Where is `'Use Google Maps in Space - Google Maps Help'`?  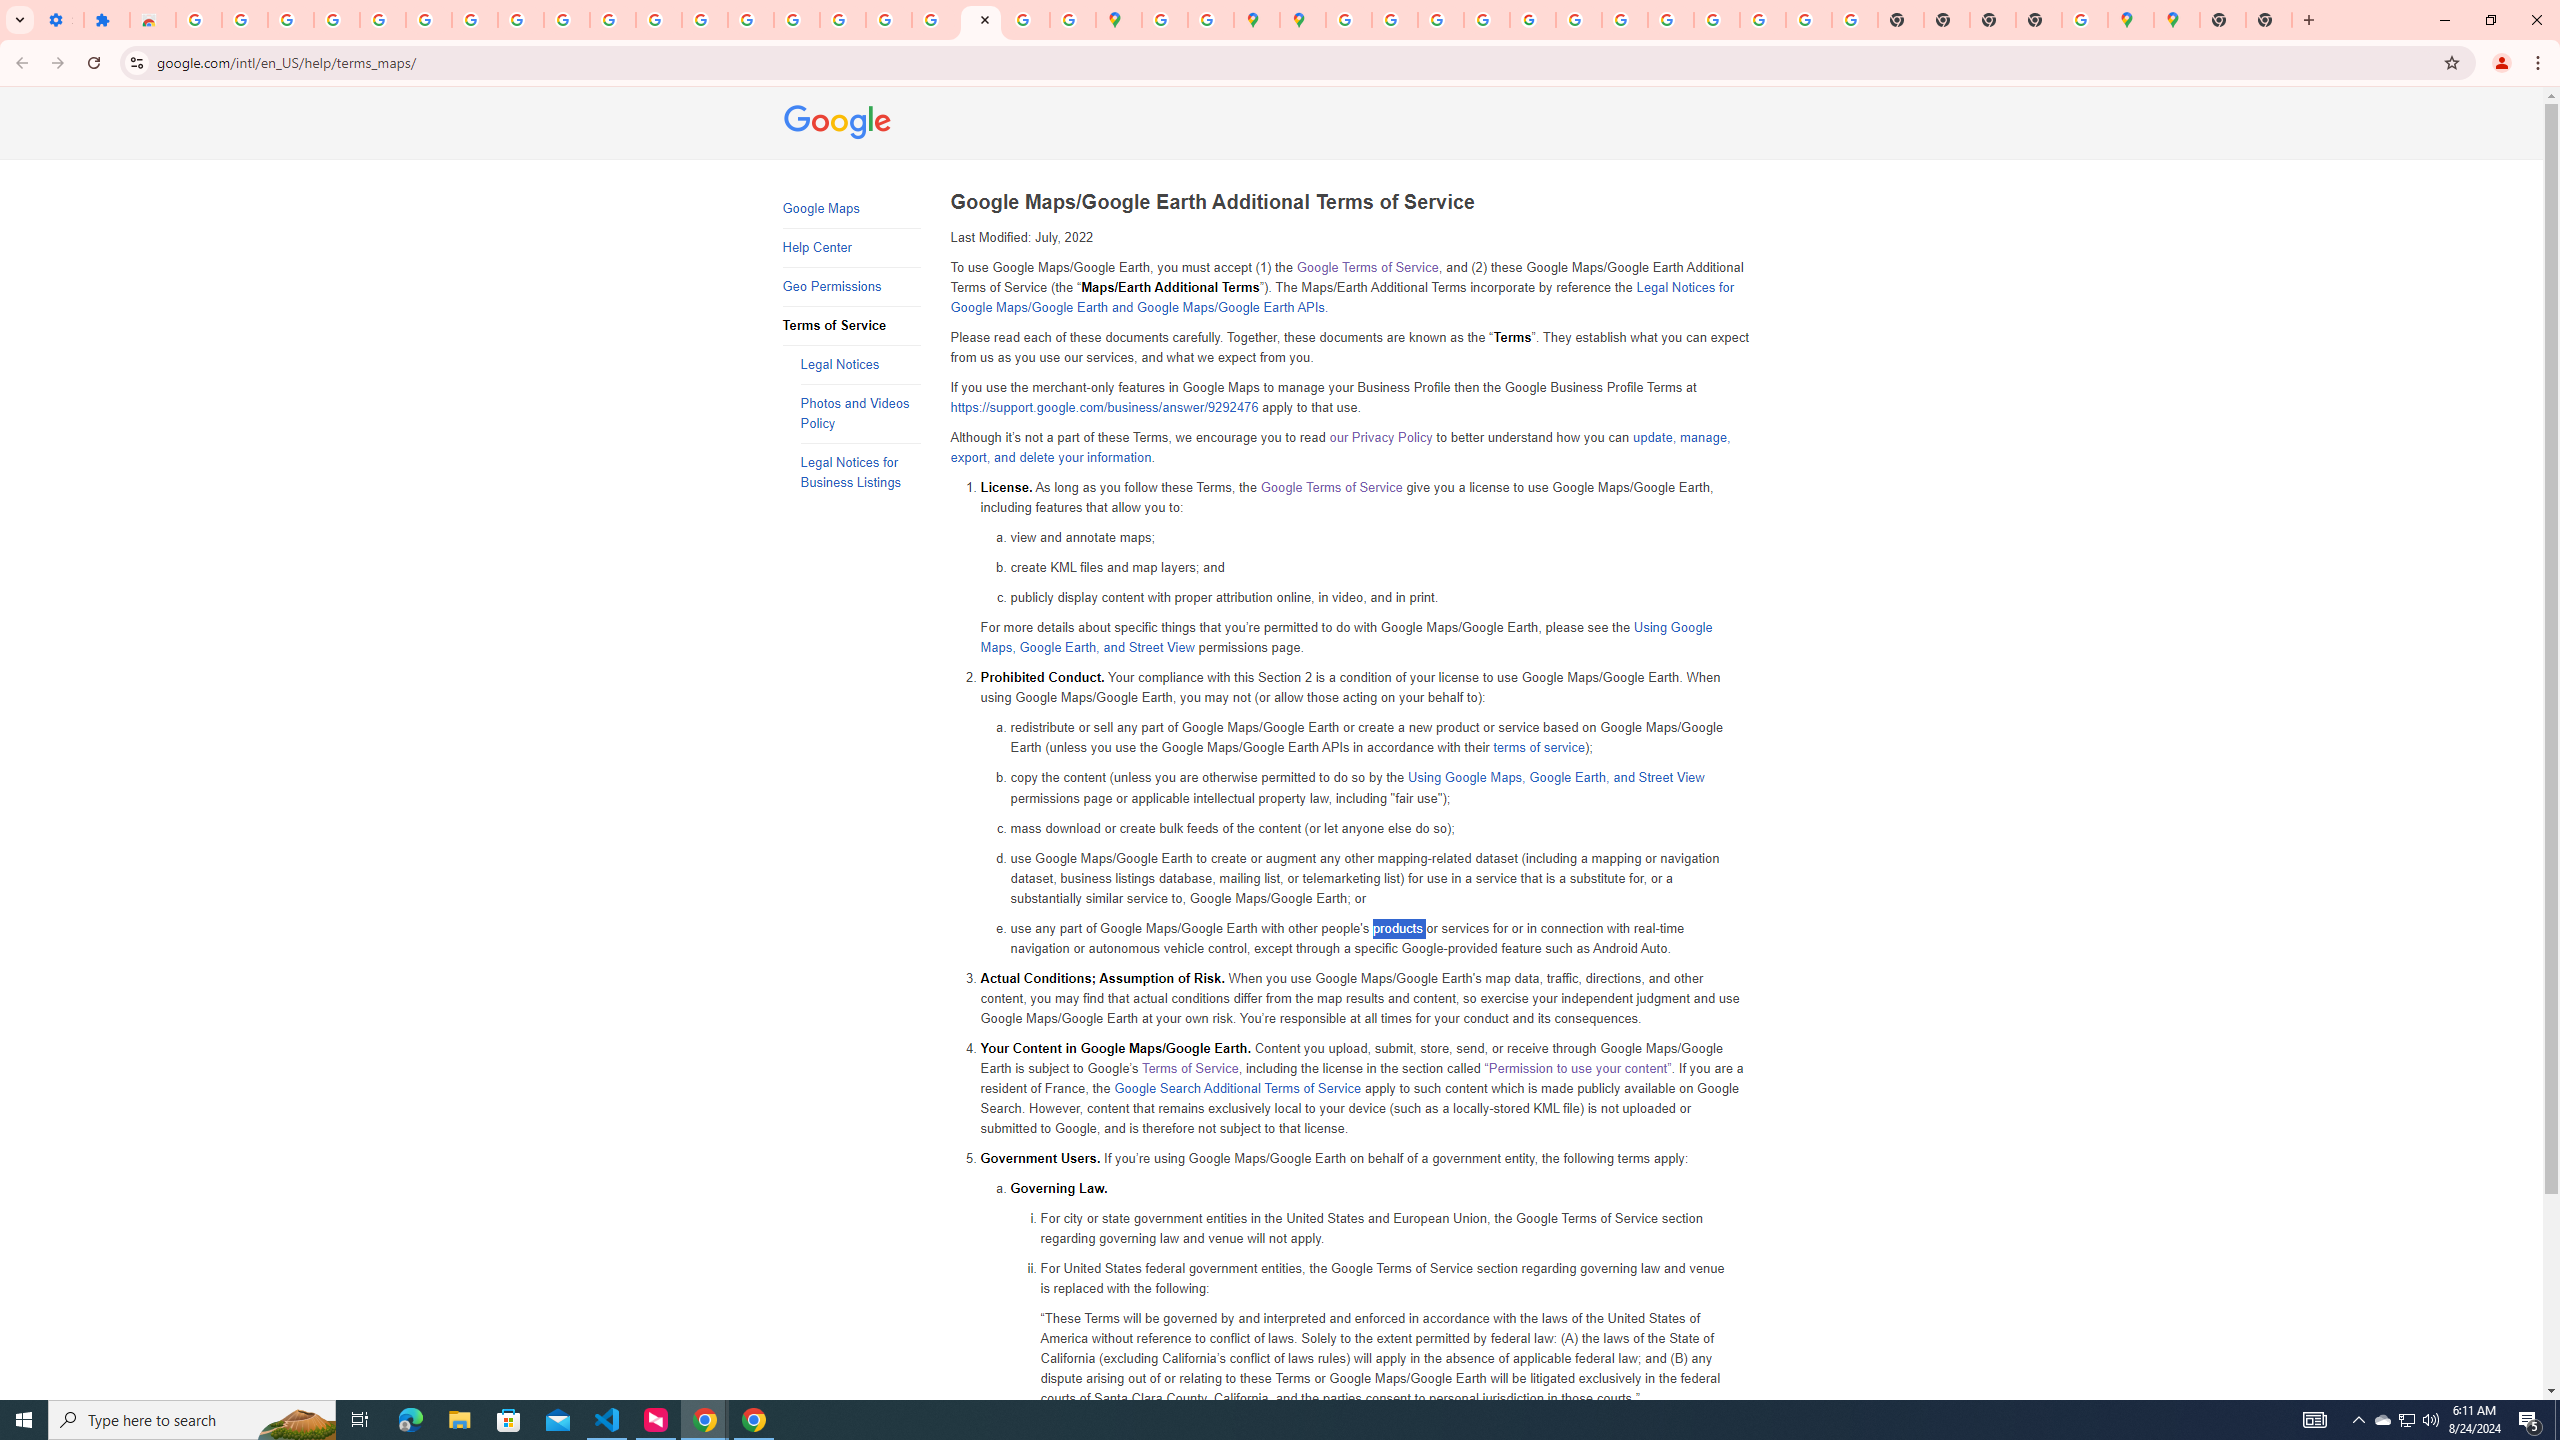 'Use Google Maps in Space - Google Maps Help' is located at coordinates (2084, 19).